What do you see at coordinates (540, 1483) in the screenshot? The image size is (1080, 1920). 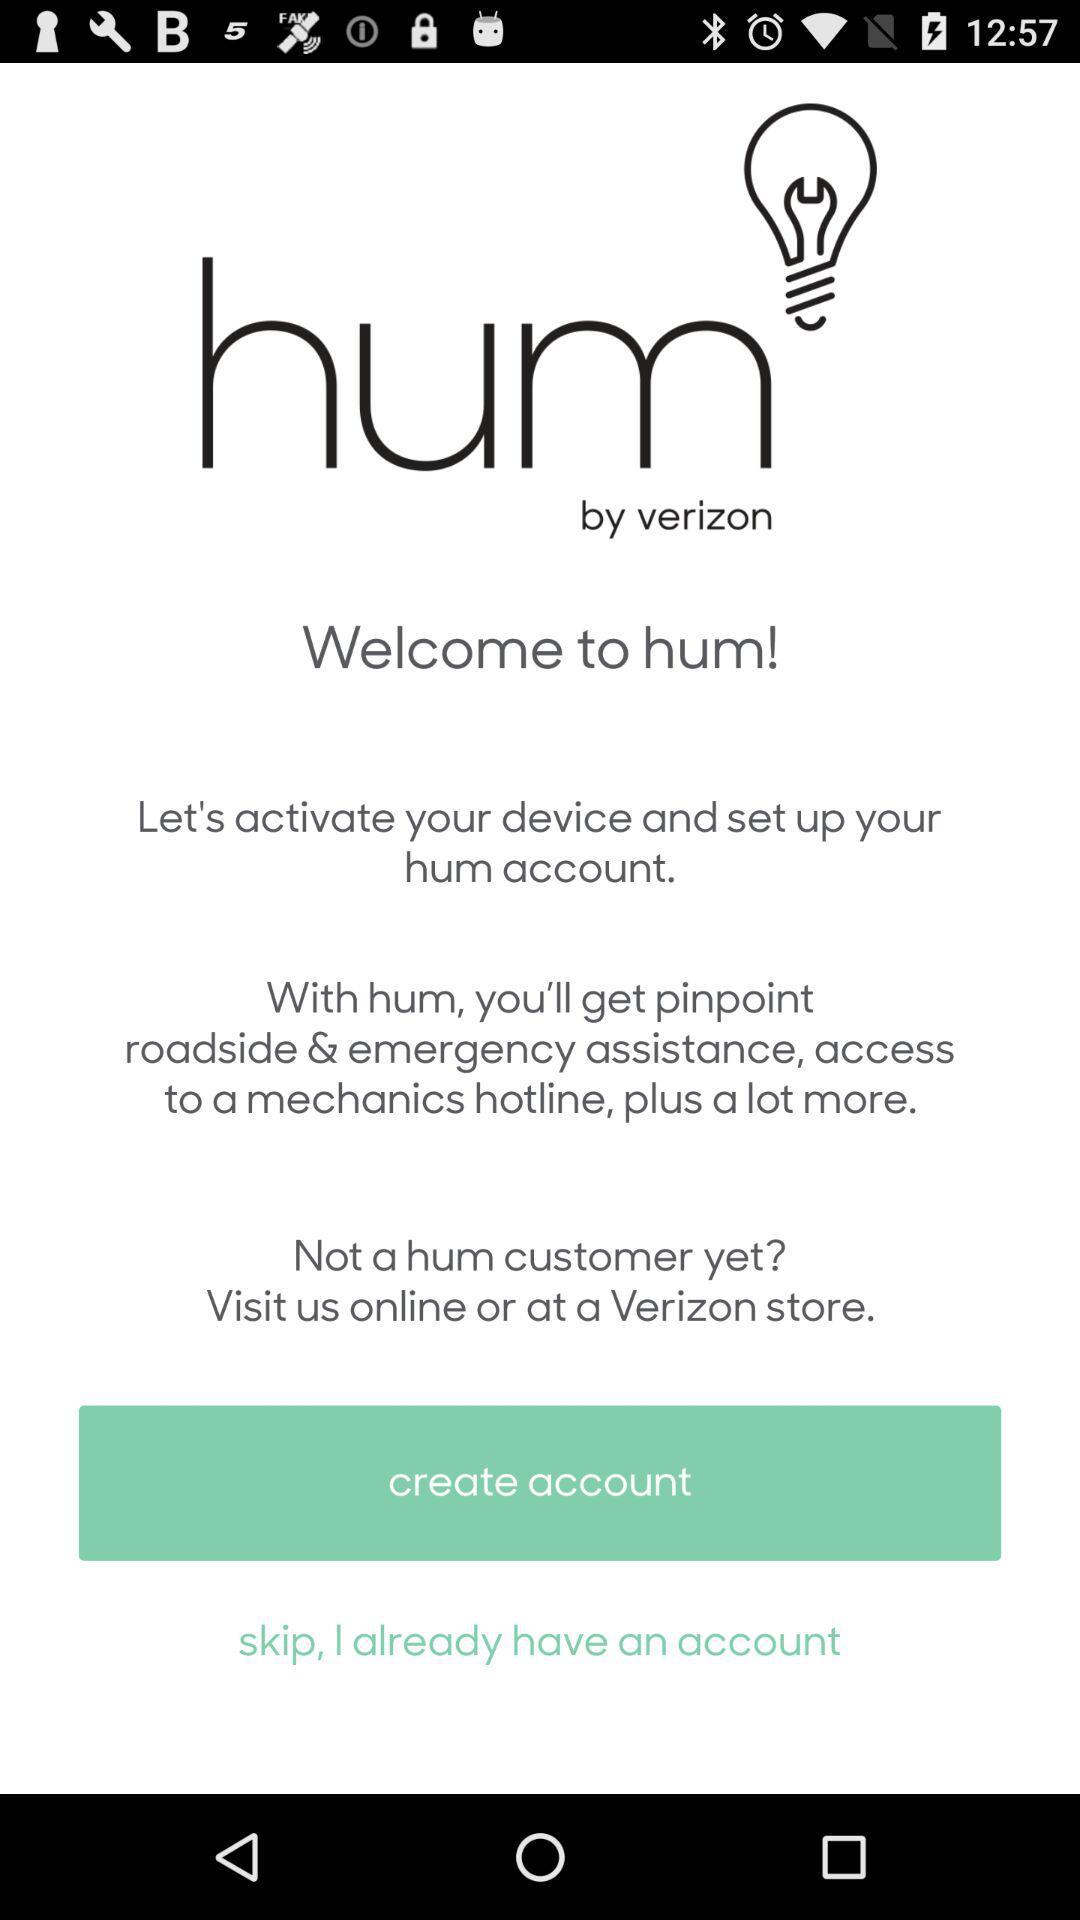 I see `the create account` at bounding box center [540, 1483].